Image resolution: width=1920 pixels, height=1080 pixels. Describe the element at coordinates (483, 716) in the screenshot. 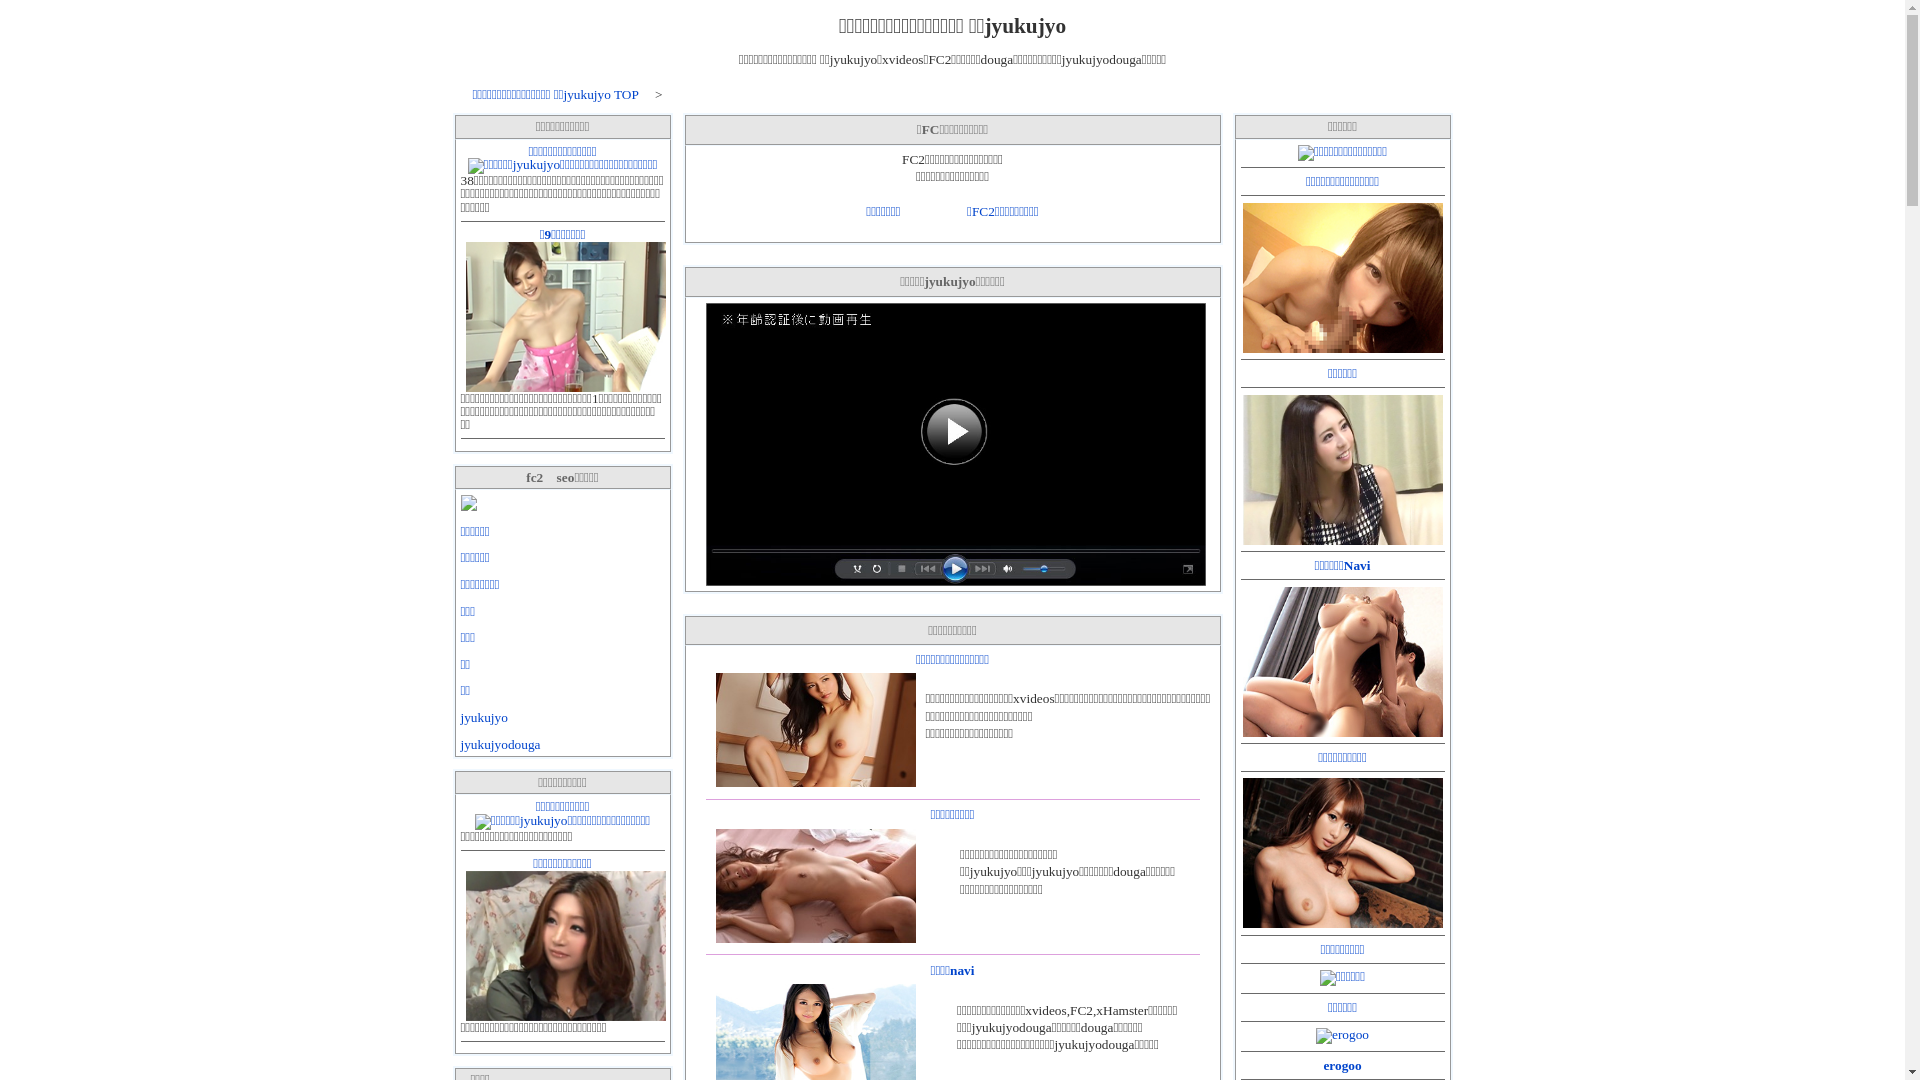

I see `'jyukujyo'` at that location.